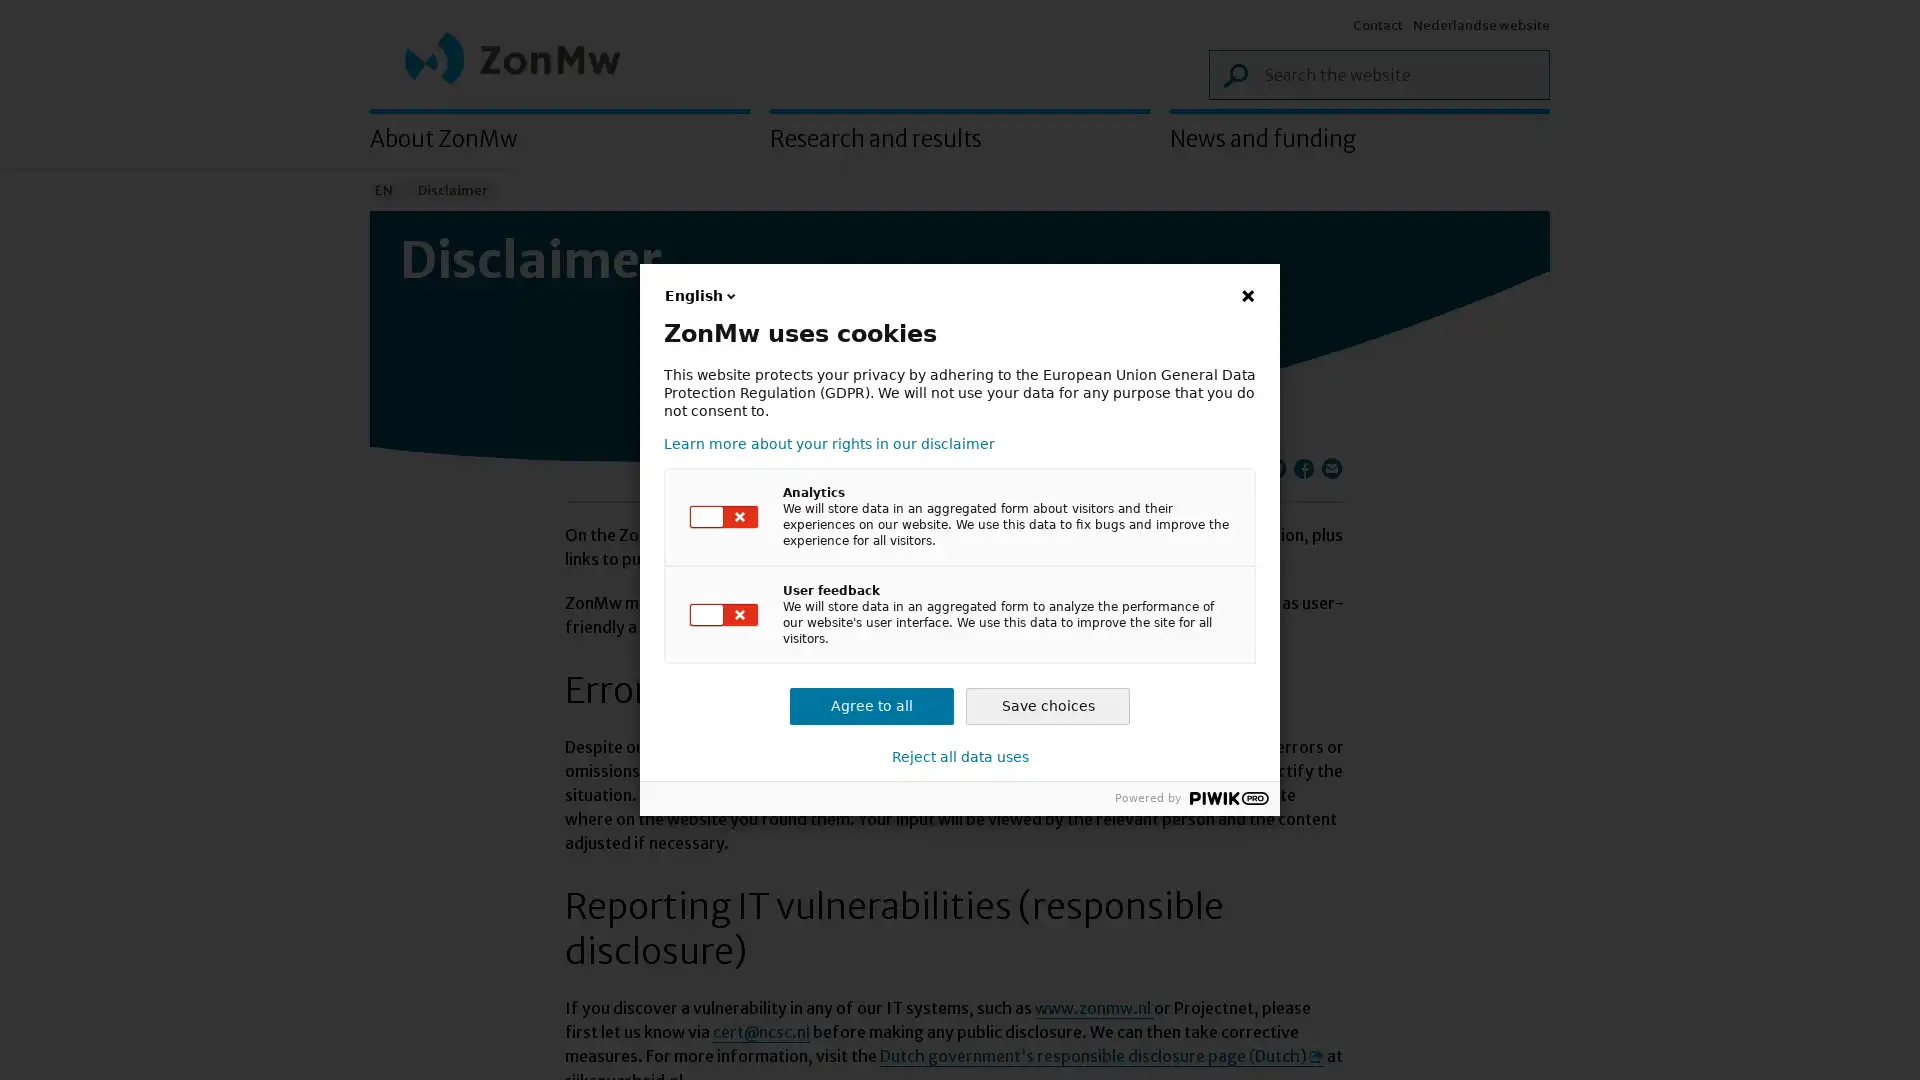 This screenshot has height=1080, width=1920. What do you see at coordinates (1046, 705) in the screenshot?
I see `Save choices` at bounding box center [1046, 705].